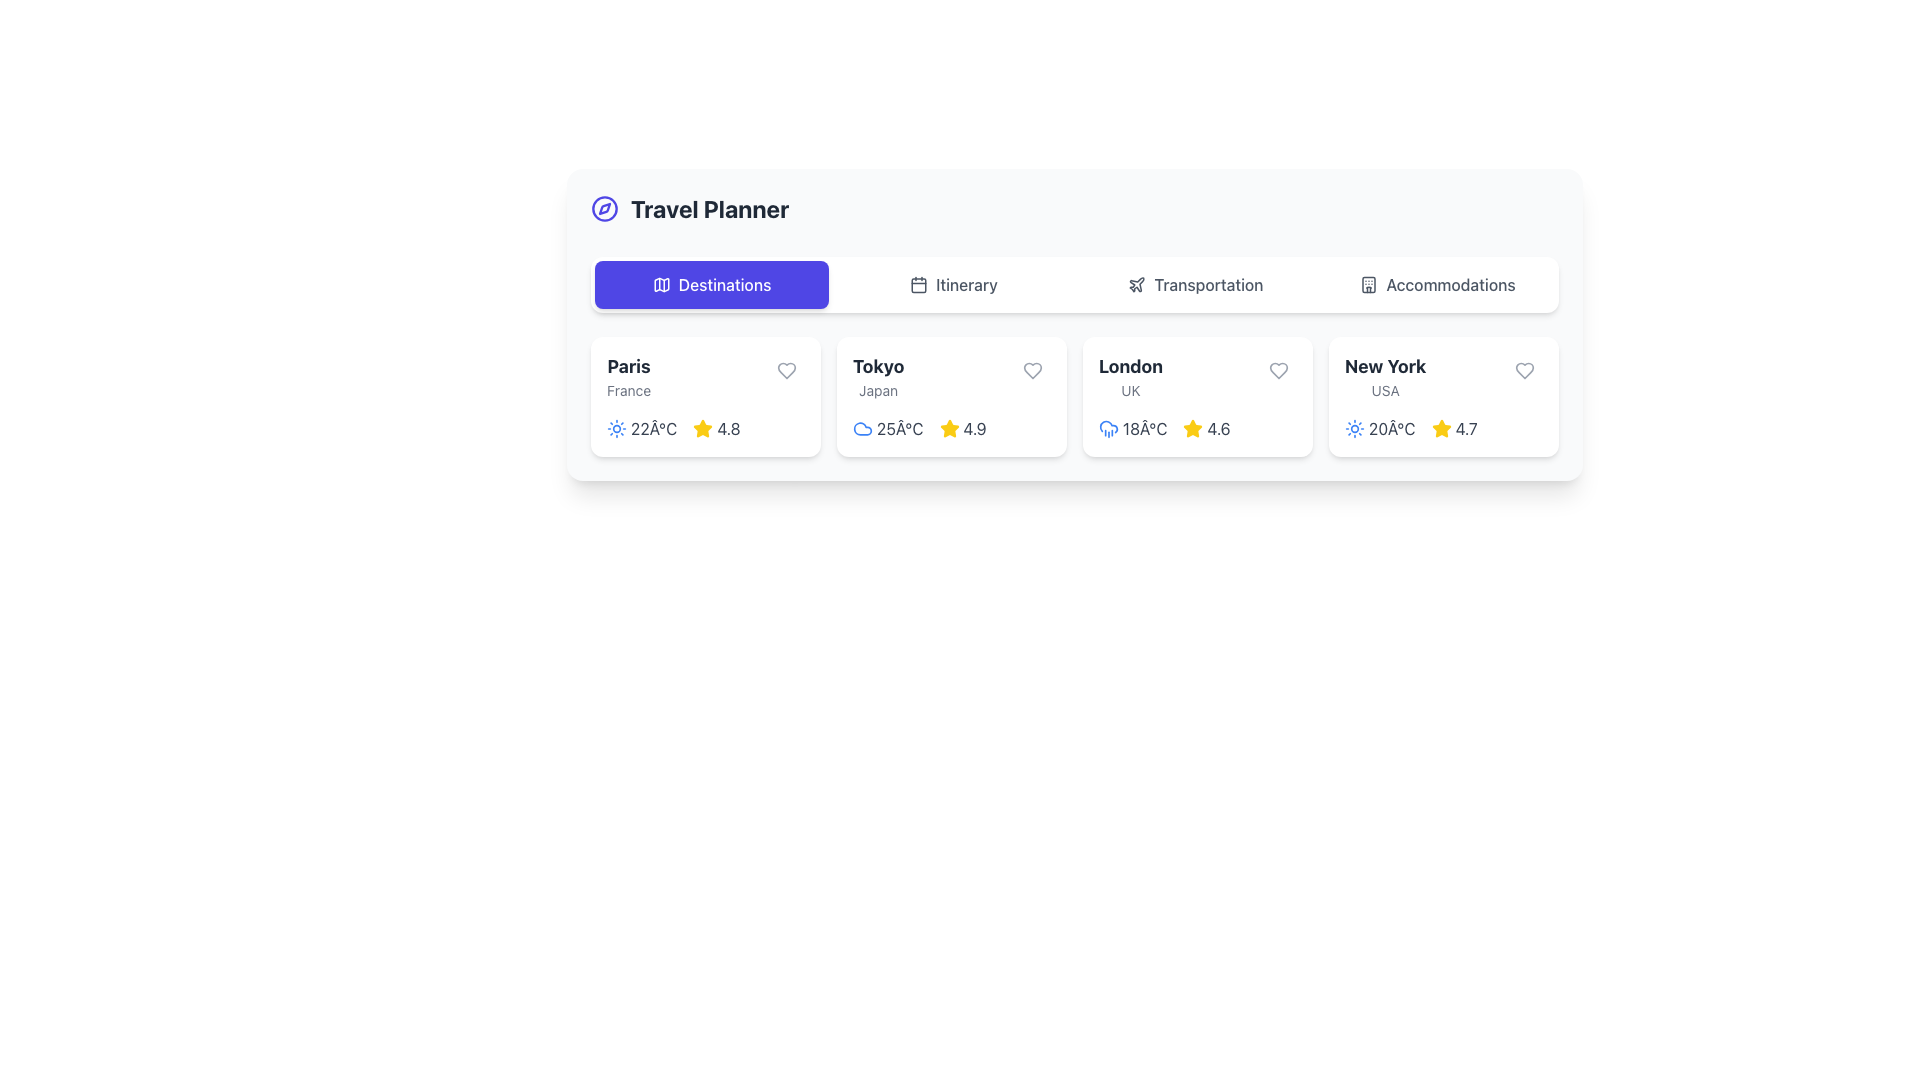 The width and height of the screenshot is (1920, 1080). I want to click on the text 'Paris' which is styled in bold, large font and located at the top of the first card in the 'Destinations' section, so click(628, 366).